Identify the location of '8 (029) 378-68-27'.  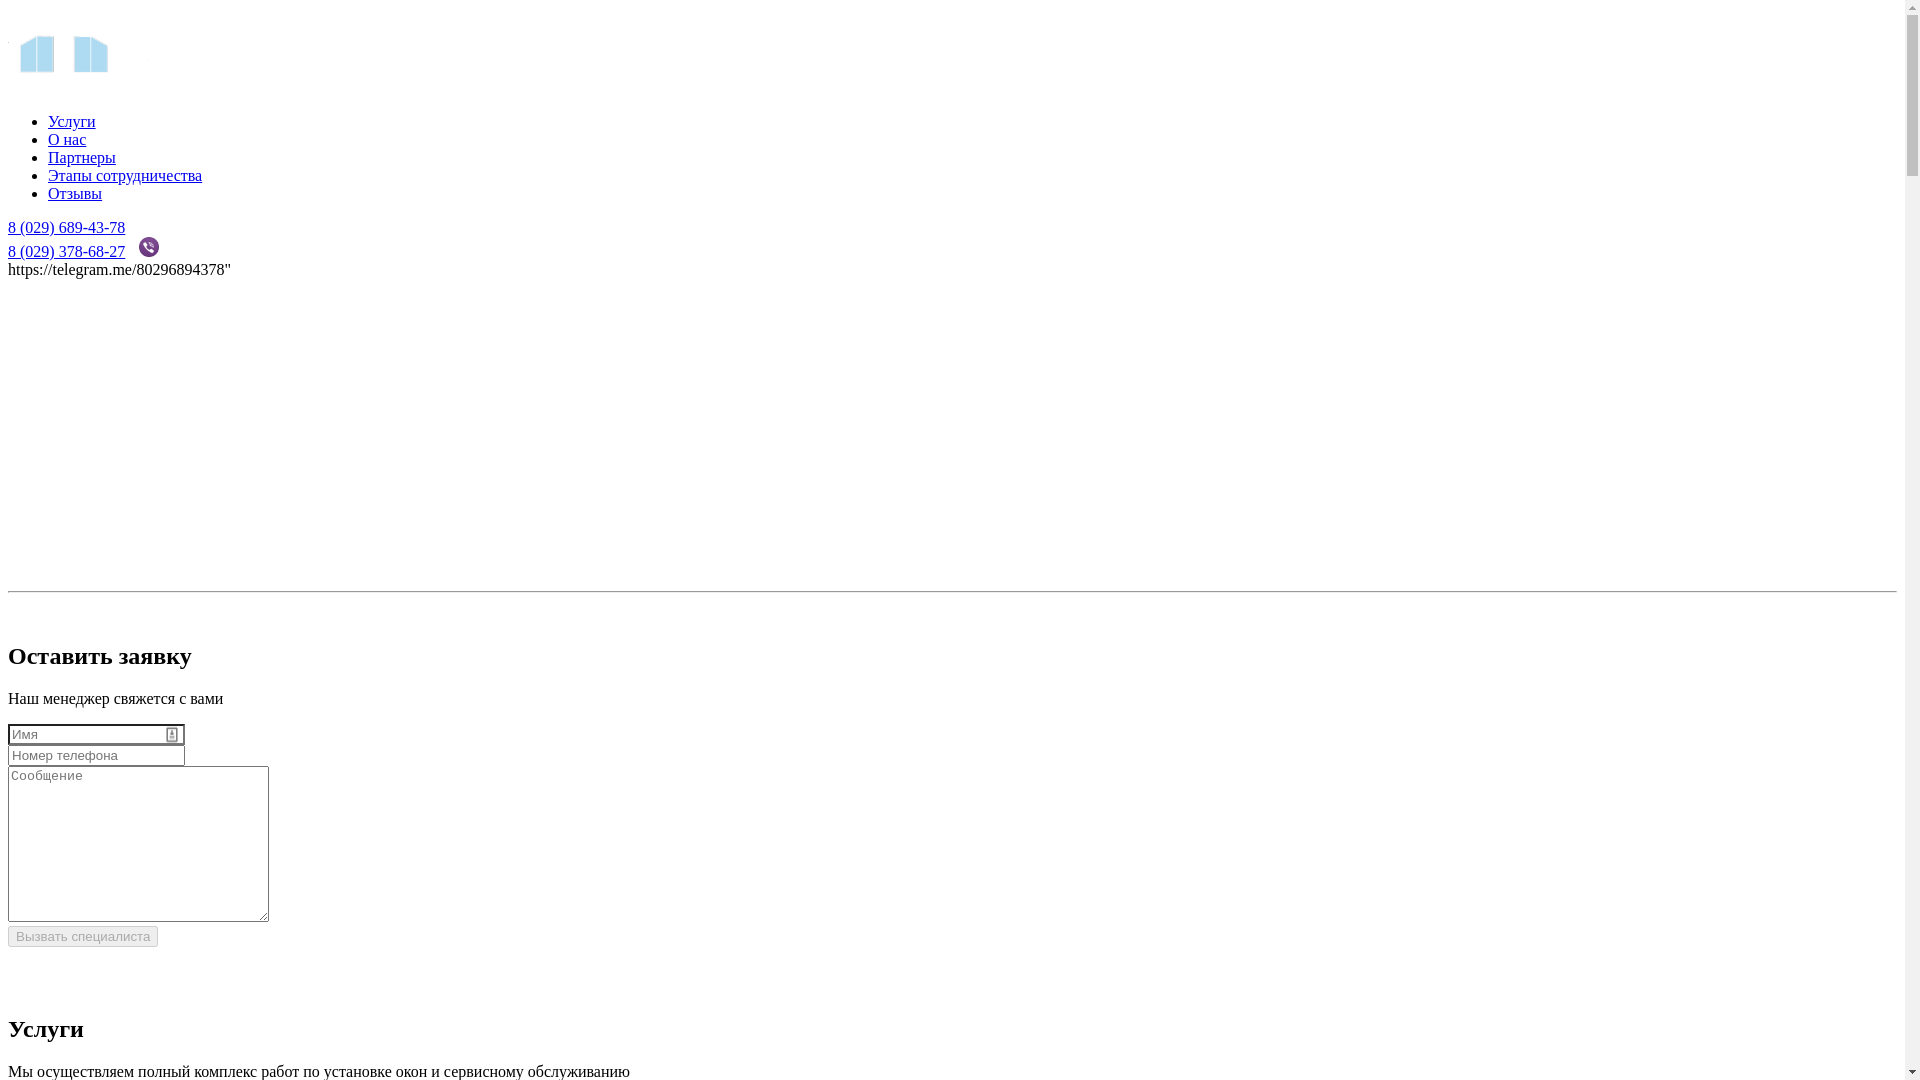
(66, 250).